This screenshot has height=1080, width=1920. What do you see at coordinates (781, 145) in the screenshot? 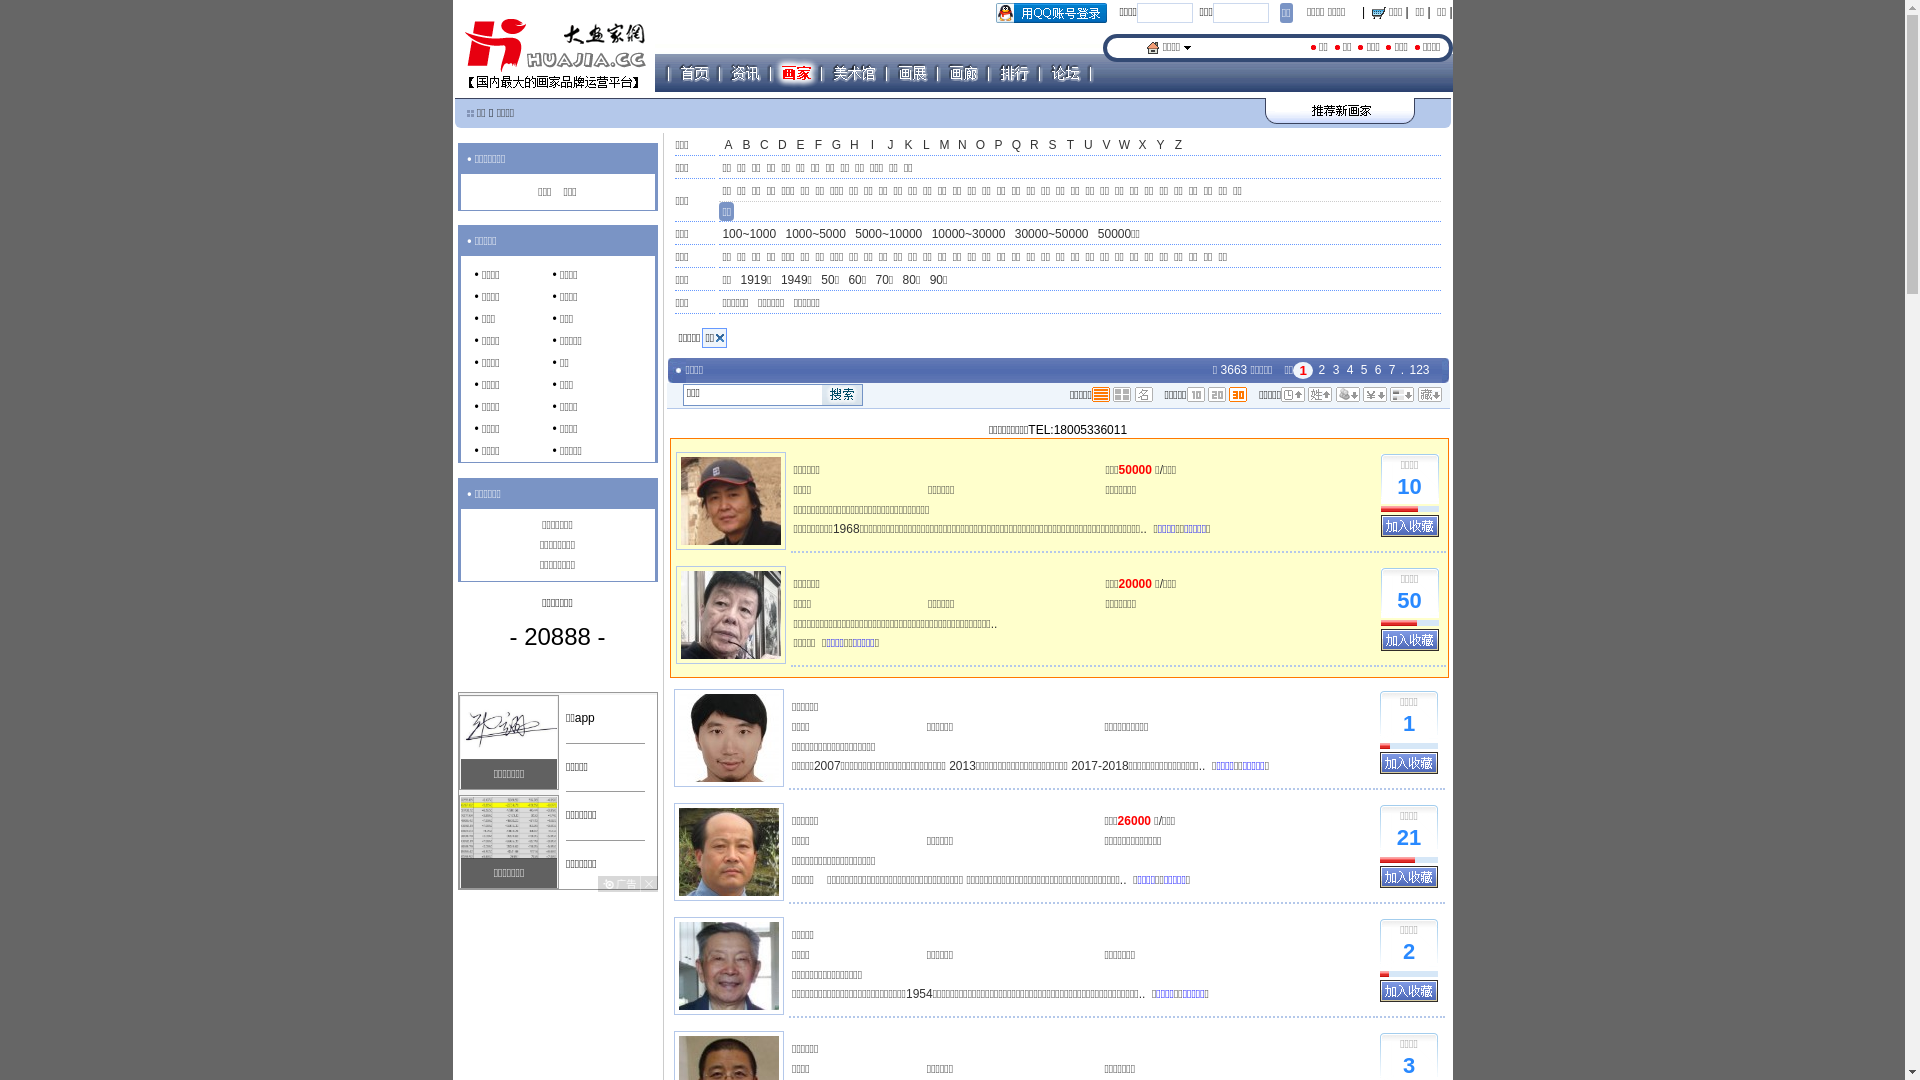
I see `'D'` at bounding box center [781, 145].